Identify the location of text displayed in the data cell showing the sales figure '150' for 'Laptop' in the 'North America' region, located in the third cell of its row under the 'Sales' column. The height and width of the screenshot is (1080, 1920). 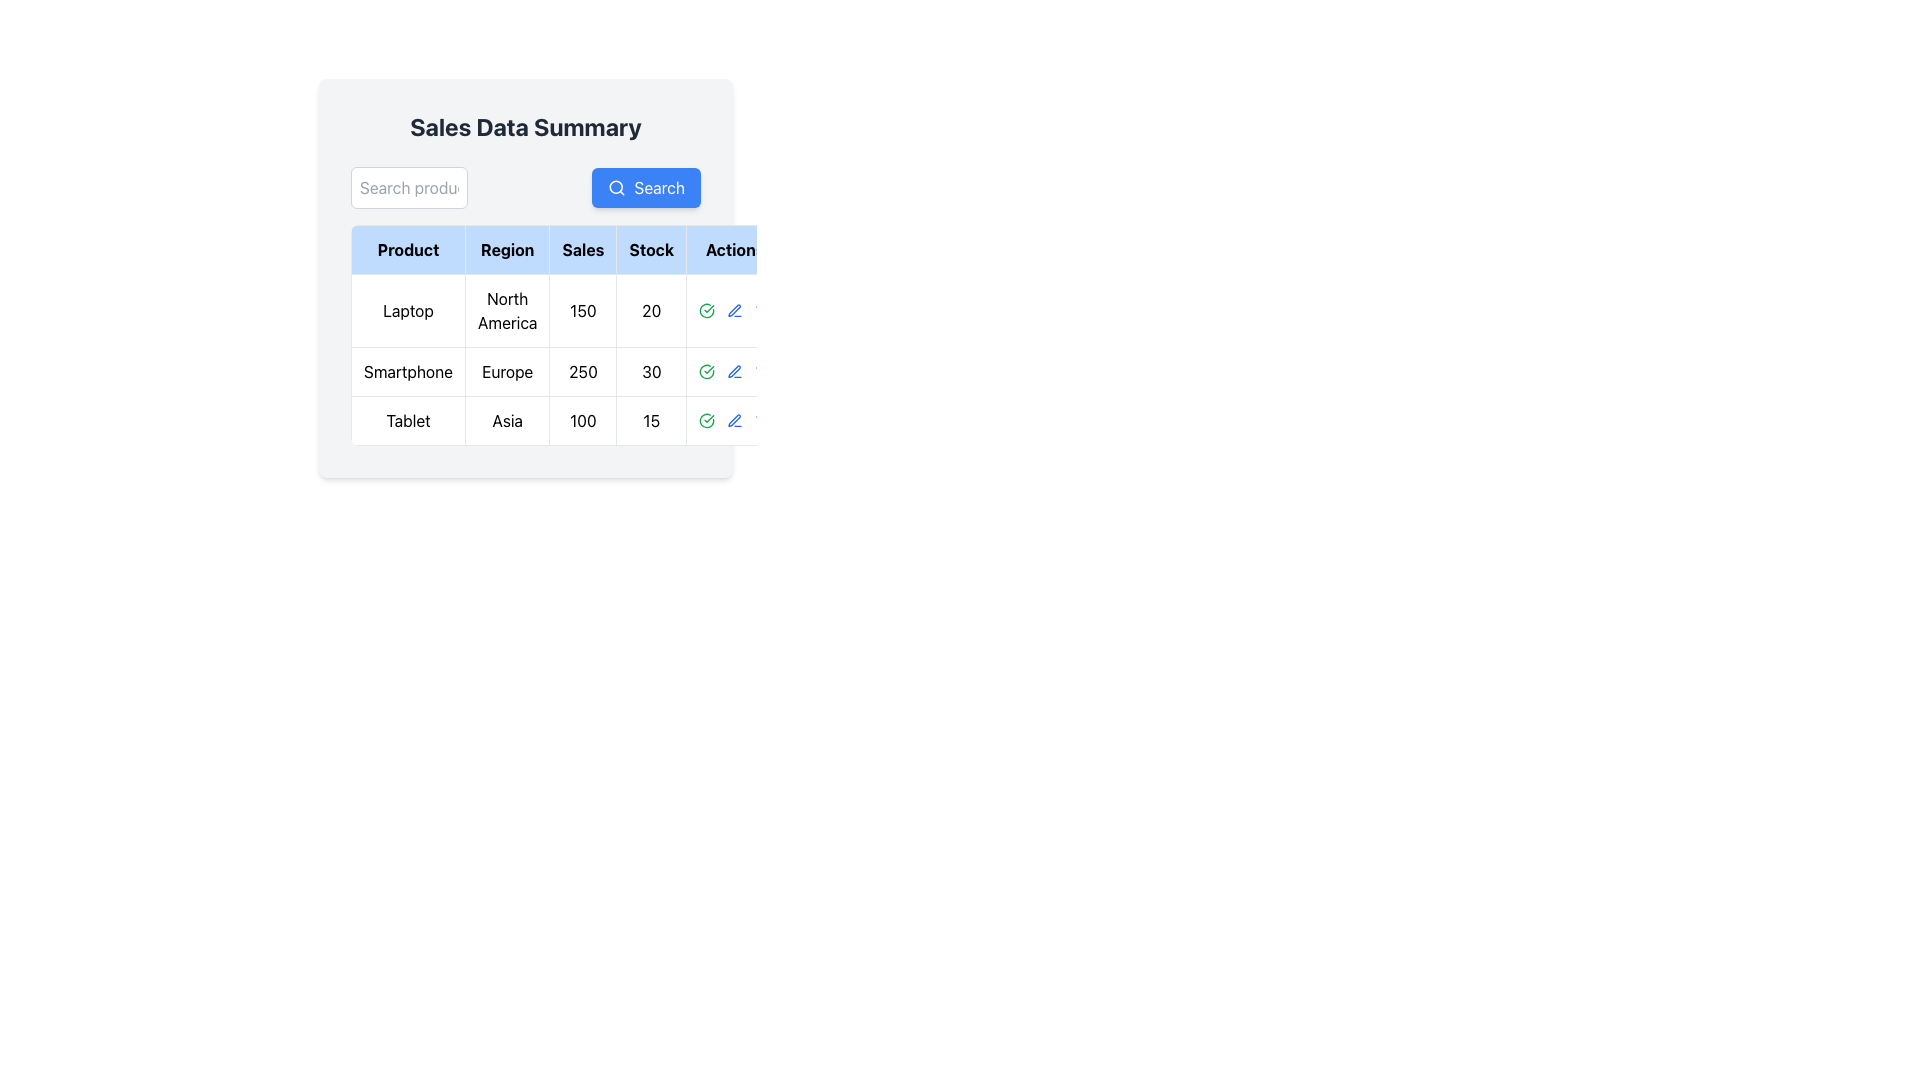
(582, 311).